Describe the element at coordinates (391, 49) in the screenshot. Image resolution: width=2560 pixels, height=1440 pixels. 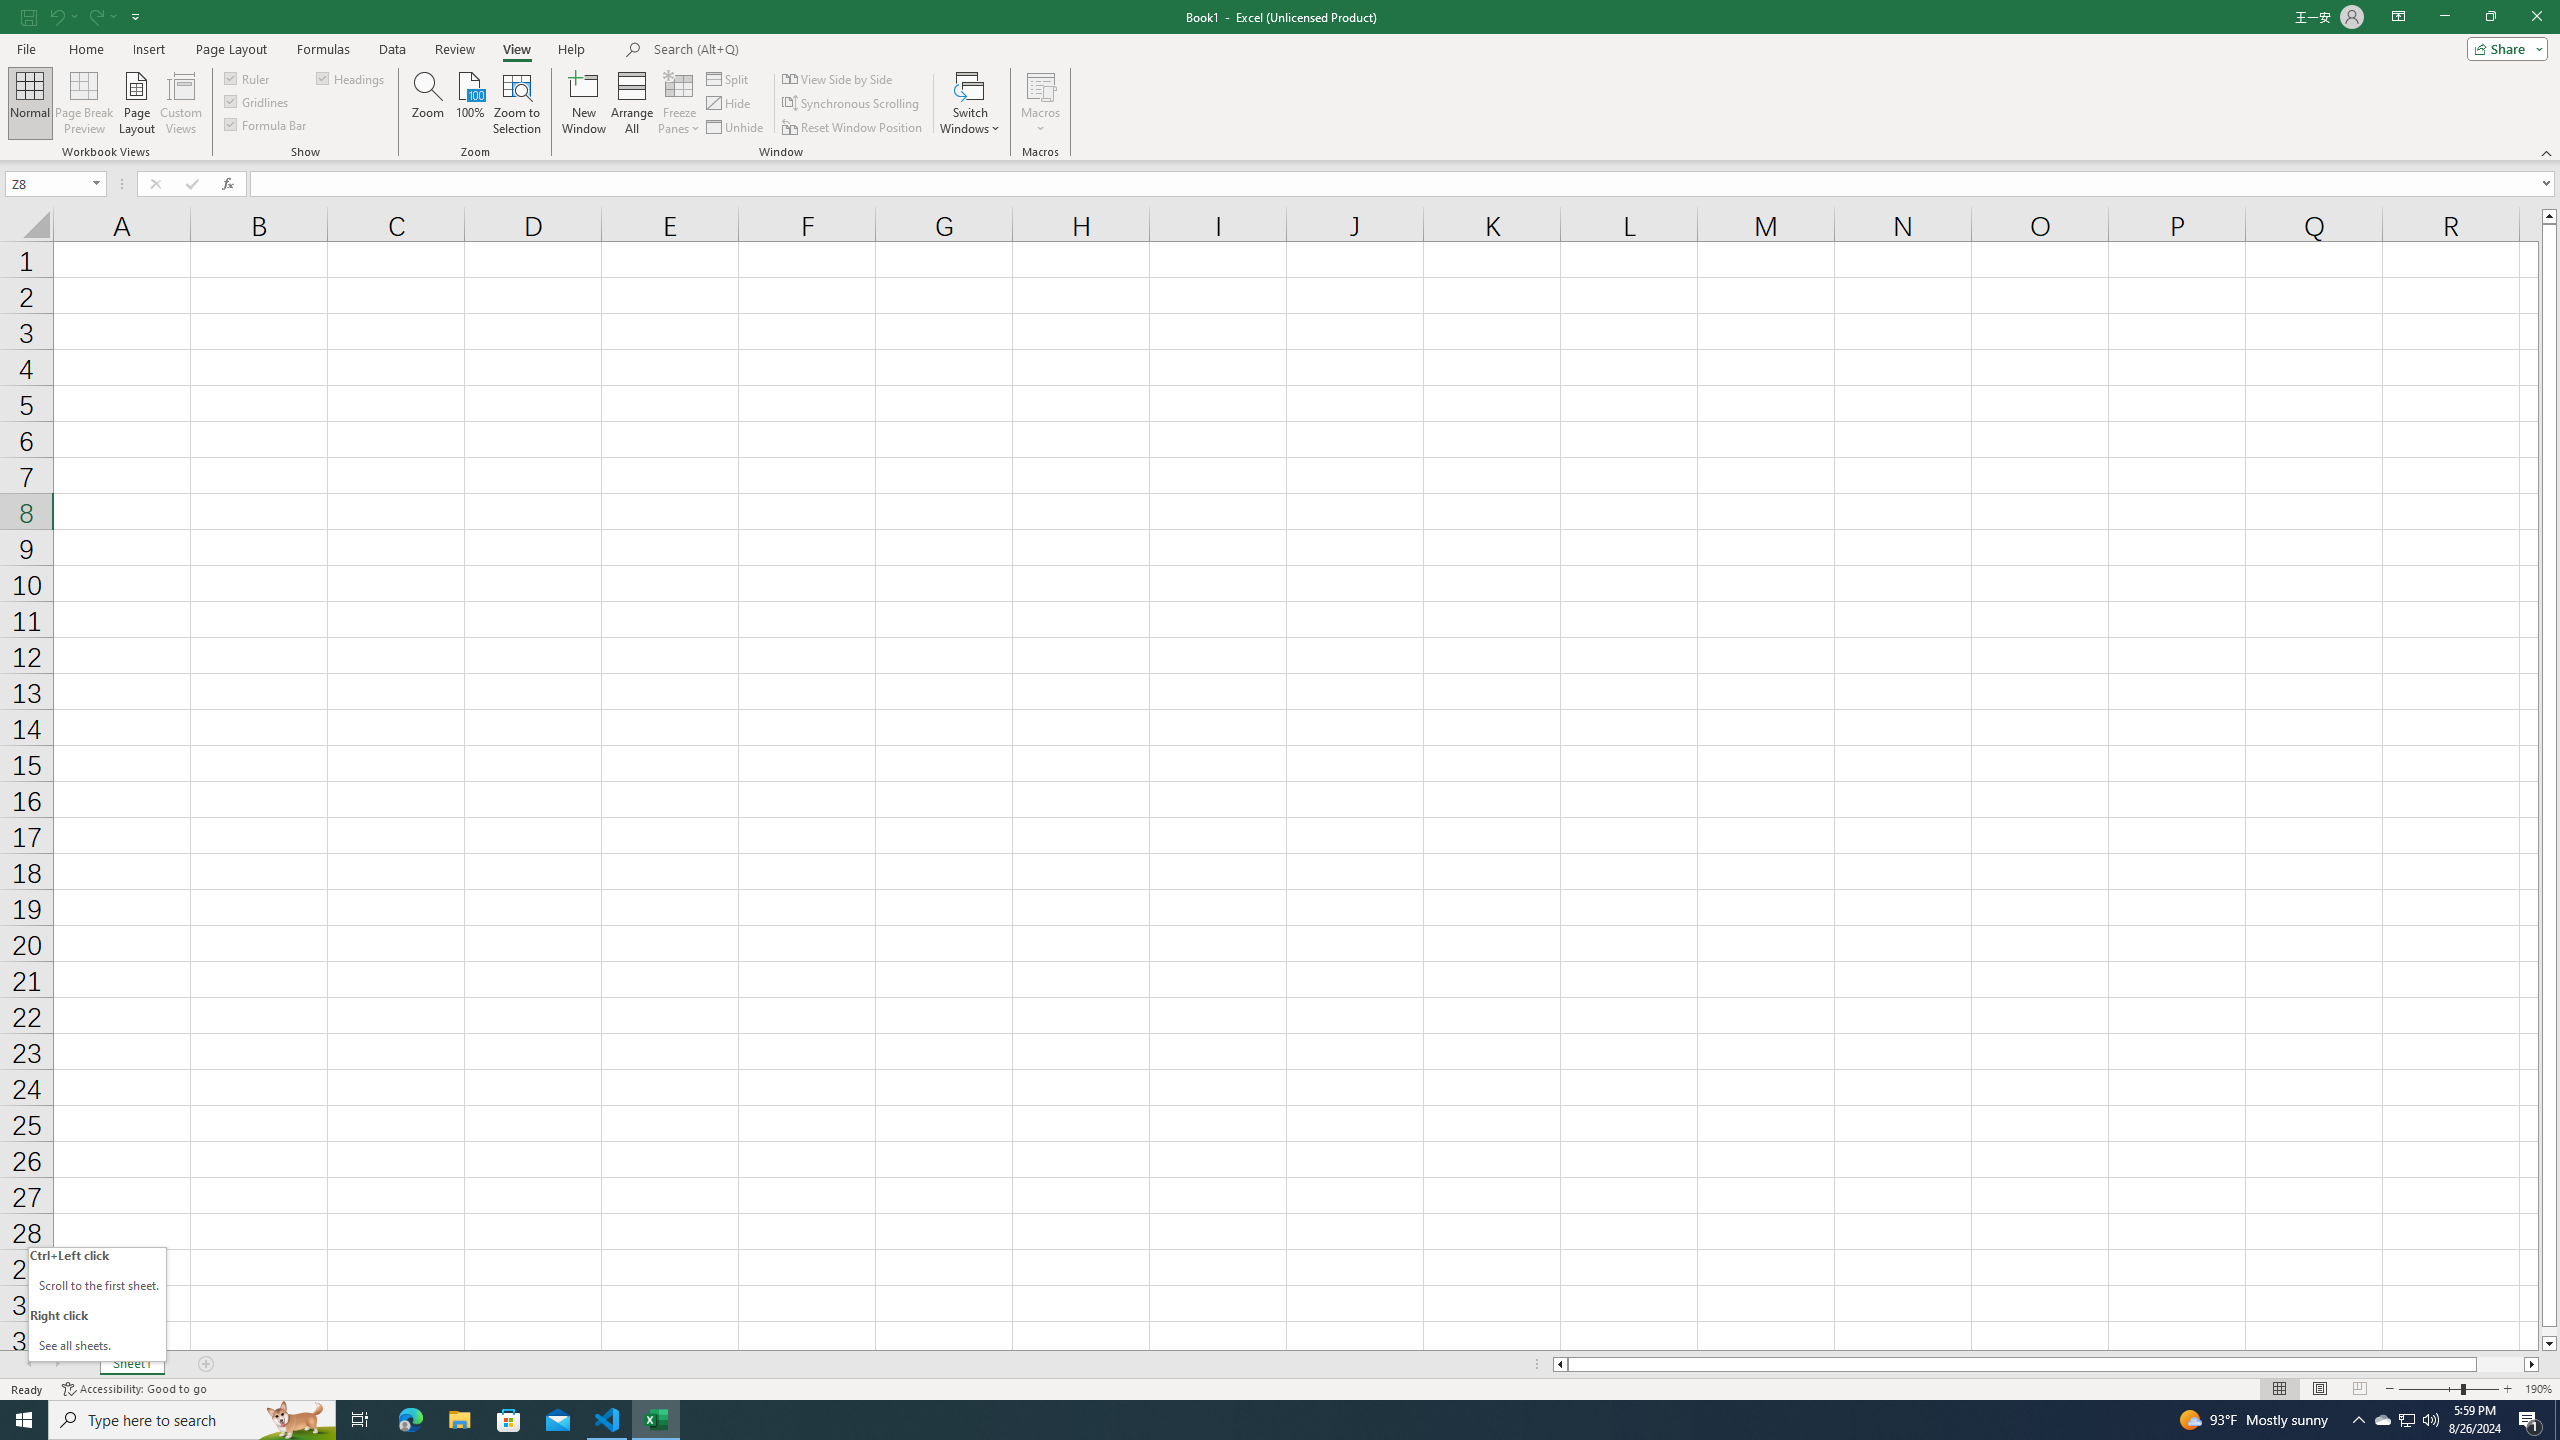
I see `'Data'` at that location.